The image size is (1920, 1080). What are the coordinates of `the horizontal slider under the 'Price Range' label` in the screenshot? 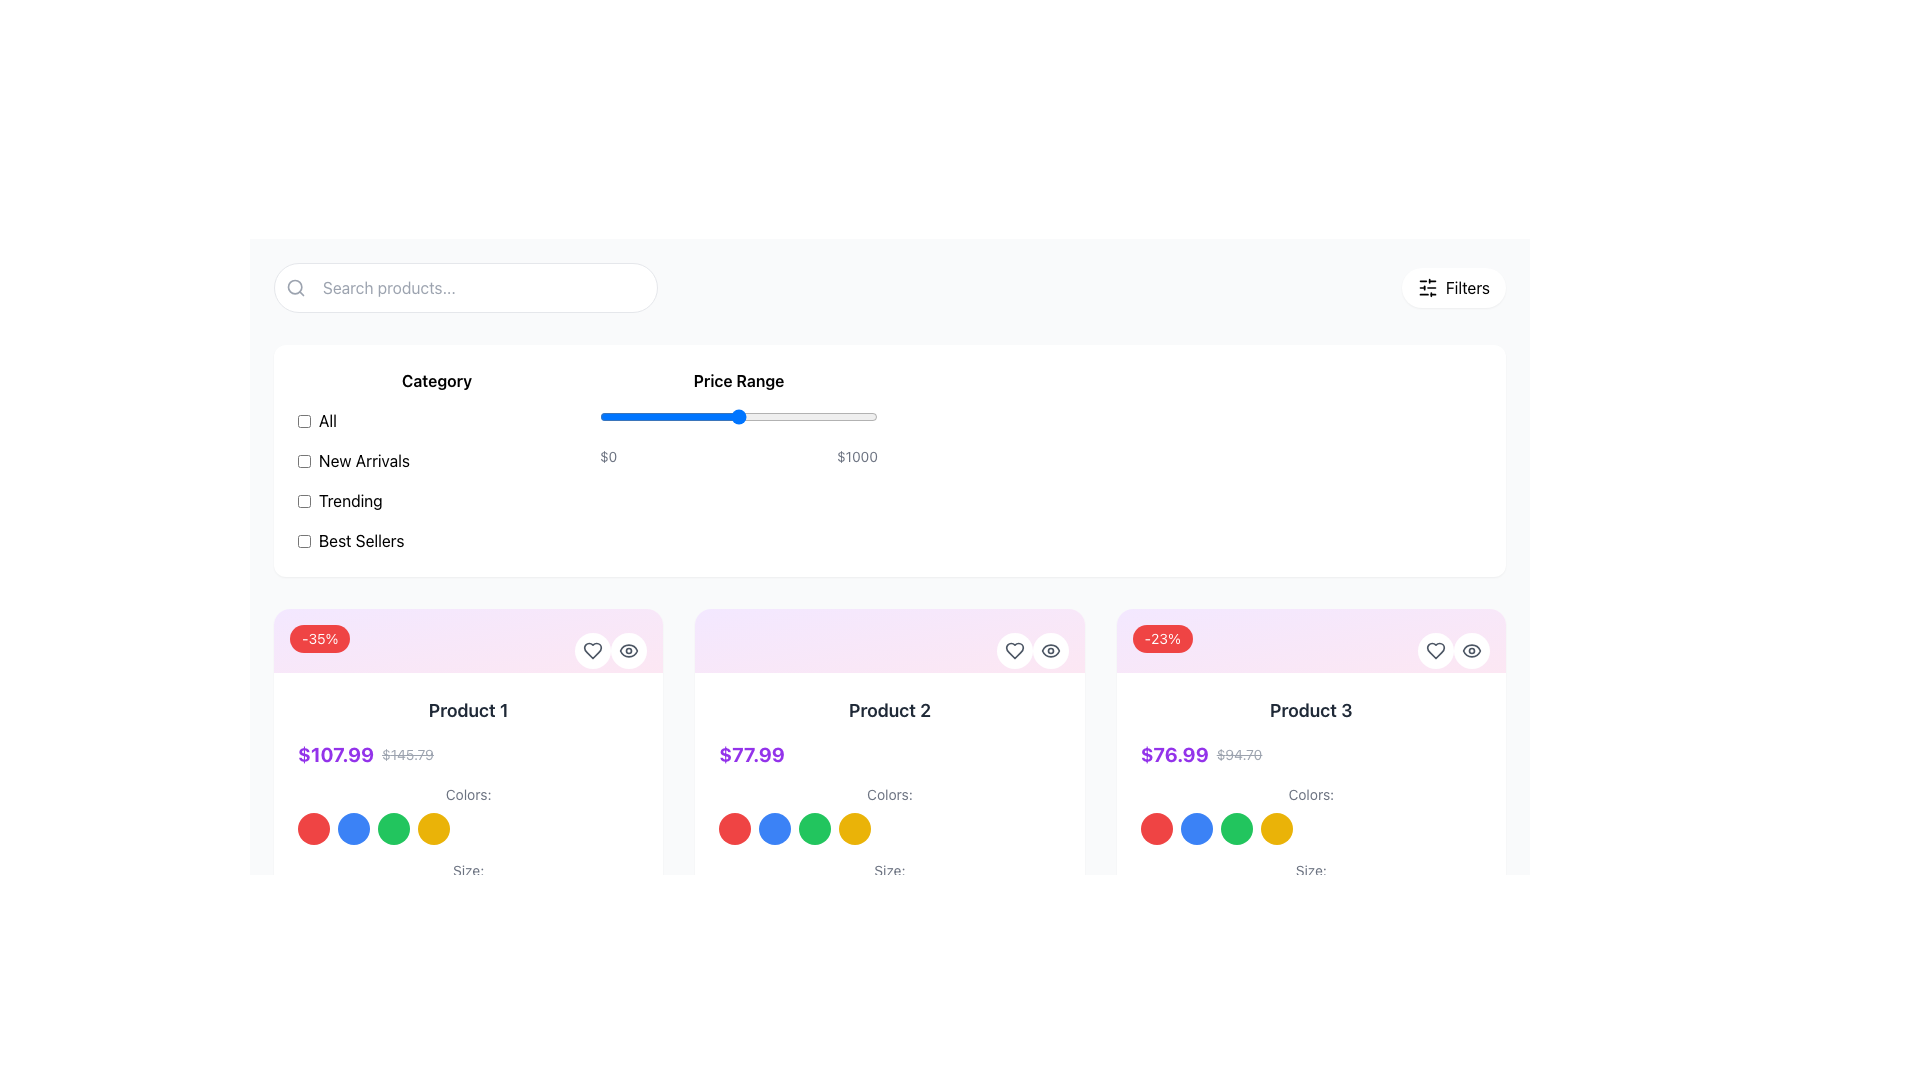 It's located at (738, 461).